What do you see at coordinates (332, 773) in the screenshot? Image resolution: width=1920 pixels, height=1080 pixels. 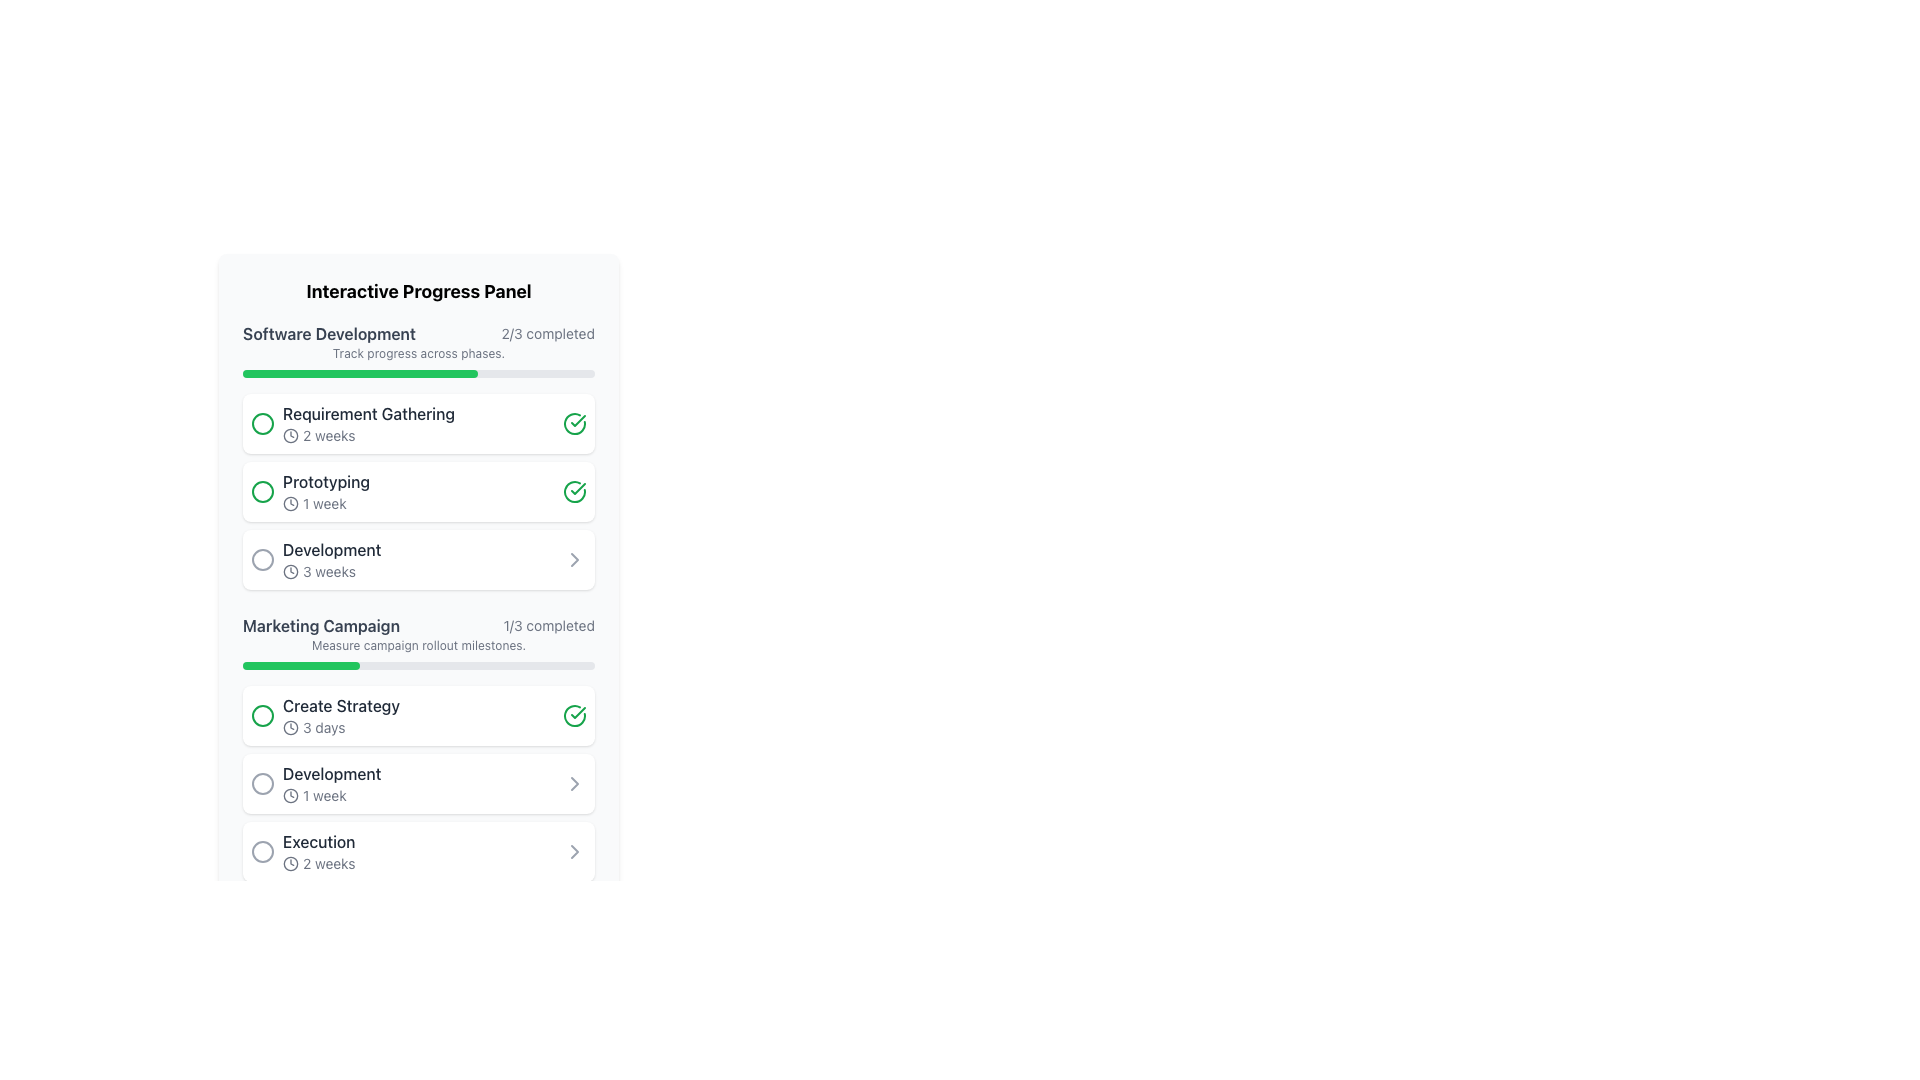 I see `the text label displaying 'Development' in dark gray, which is the second item in the 'Marketing Campaign' section` at bounding box center [332, 773].